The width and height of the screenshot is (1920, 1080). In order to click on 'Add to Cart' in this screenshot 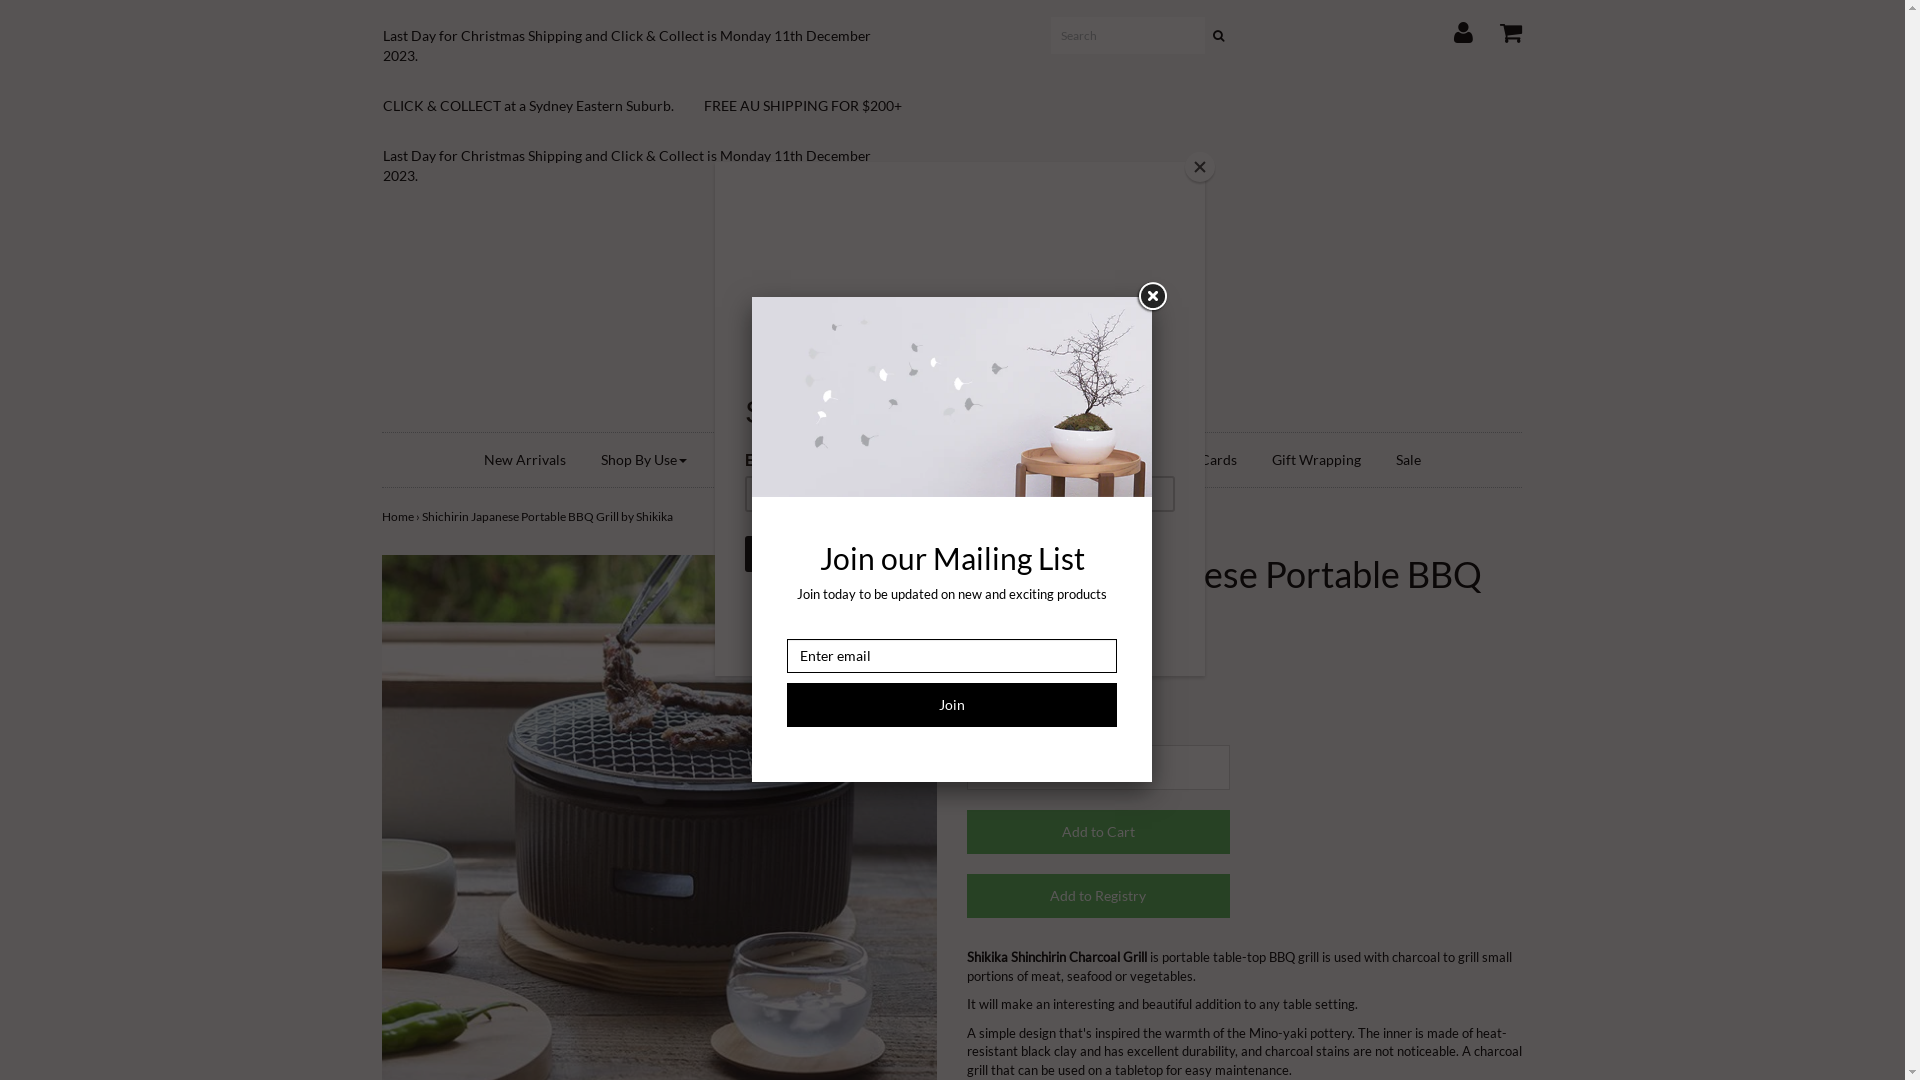, I will do `click(1097, 832)`.